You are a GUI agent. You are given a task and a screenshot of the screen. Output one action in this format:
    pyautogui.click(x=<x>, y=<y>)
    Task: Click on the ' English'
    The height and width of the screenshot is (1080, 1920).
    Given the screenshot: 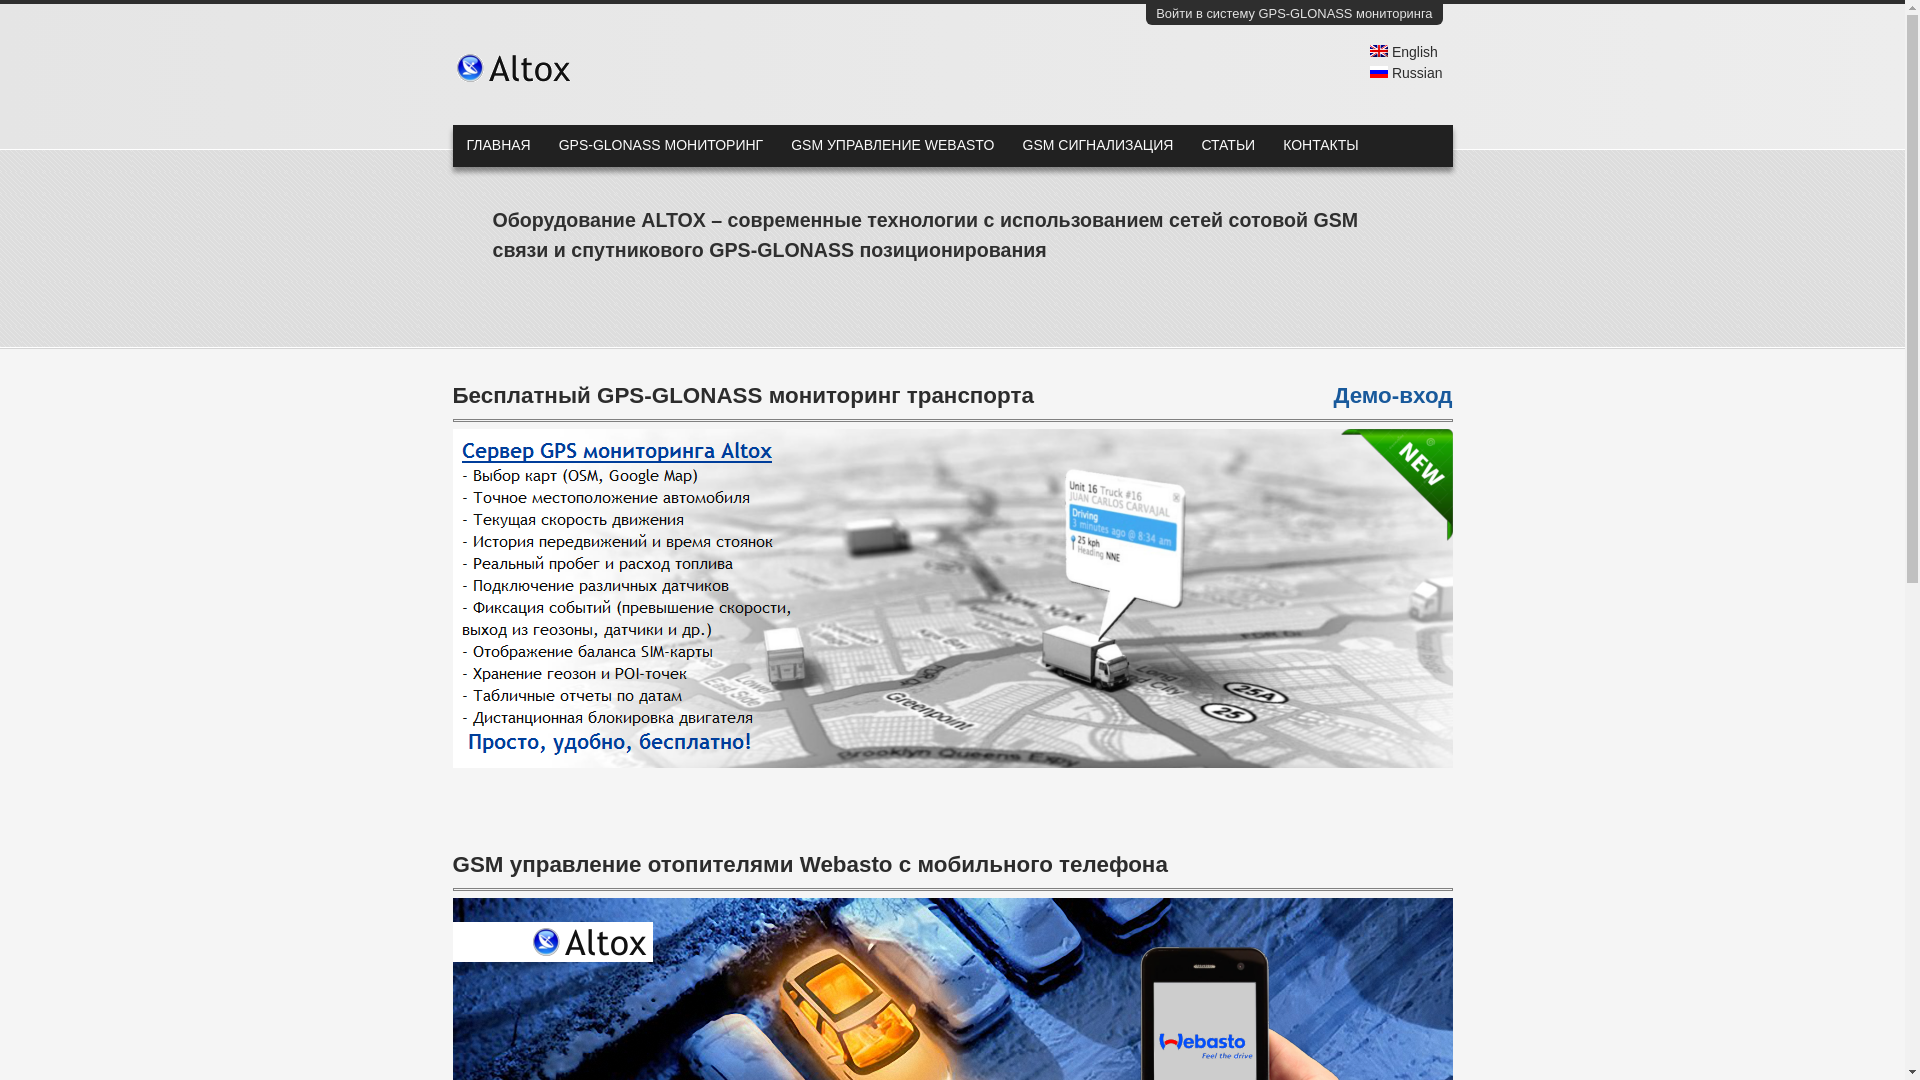 What is the action you would take?
    pyautogui.click(x=1368, y=50)
    